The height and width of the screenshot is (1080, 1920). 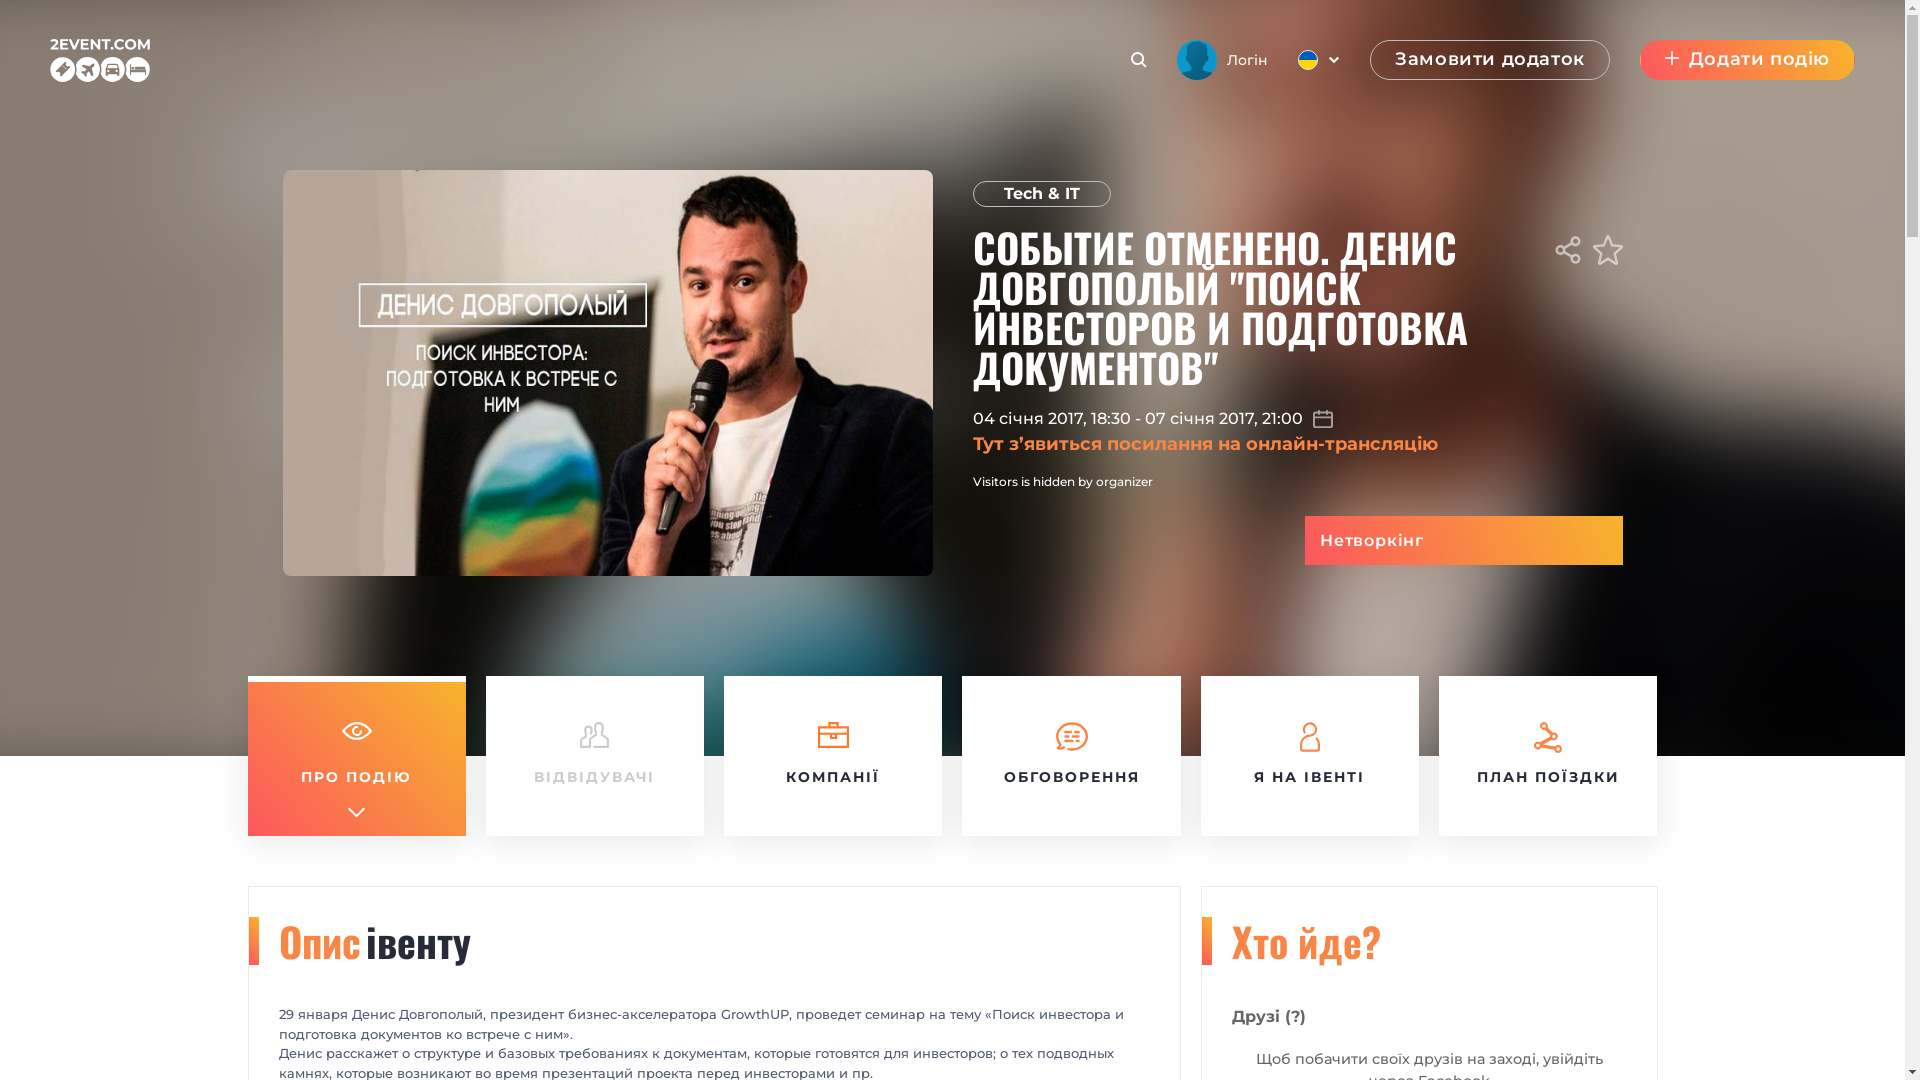 What do you see at coordinates (1040, 193) in the screenshot?
I see `'Tech & IT'` at bounding box center [1040, 193].